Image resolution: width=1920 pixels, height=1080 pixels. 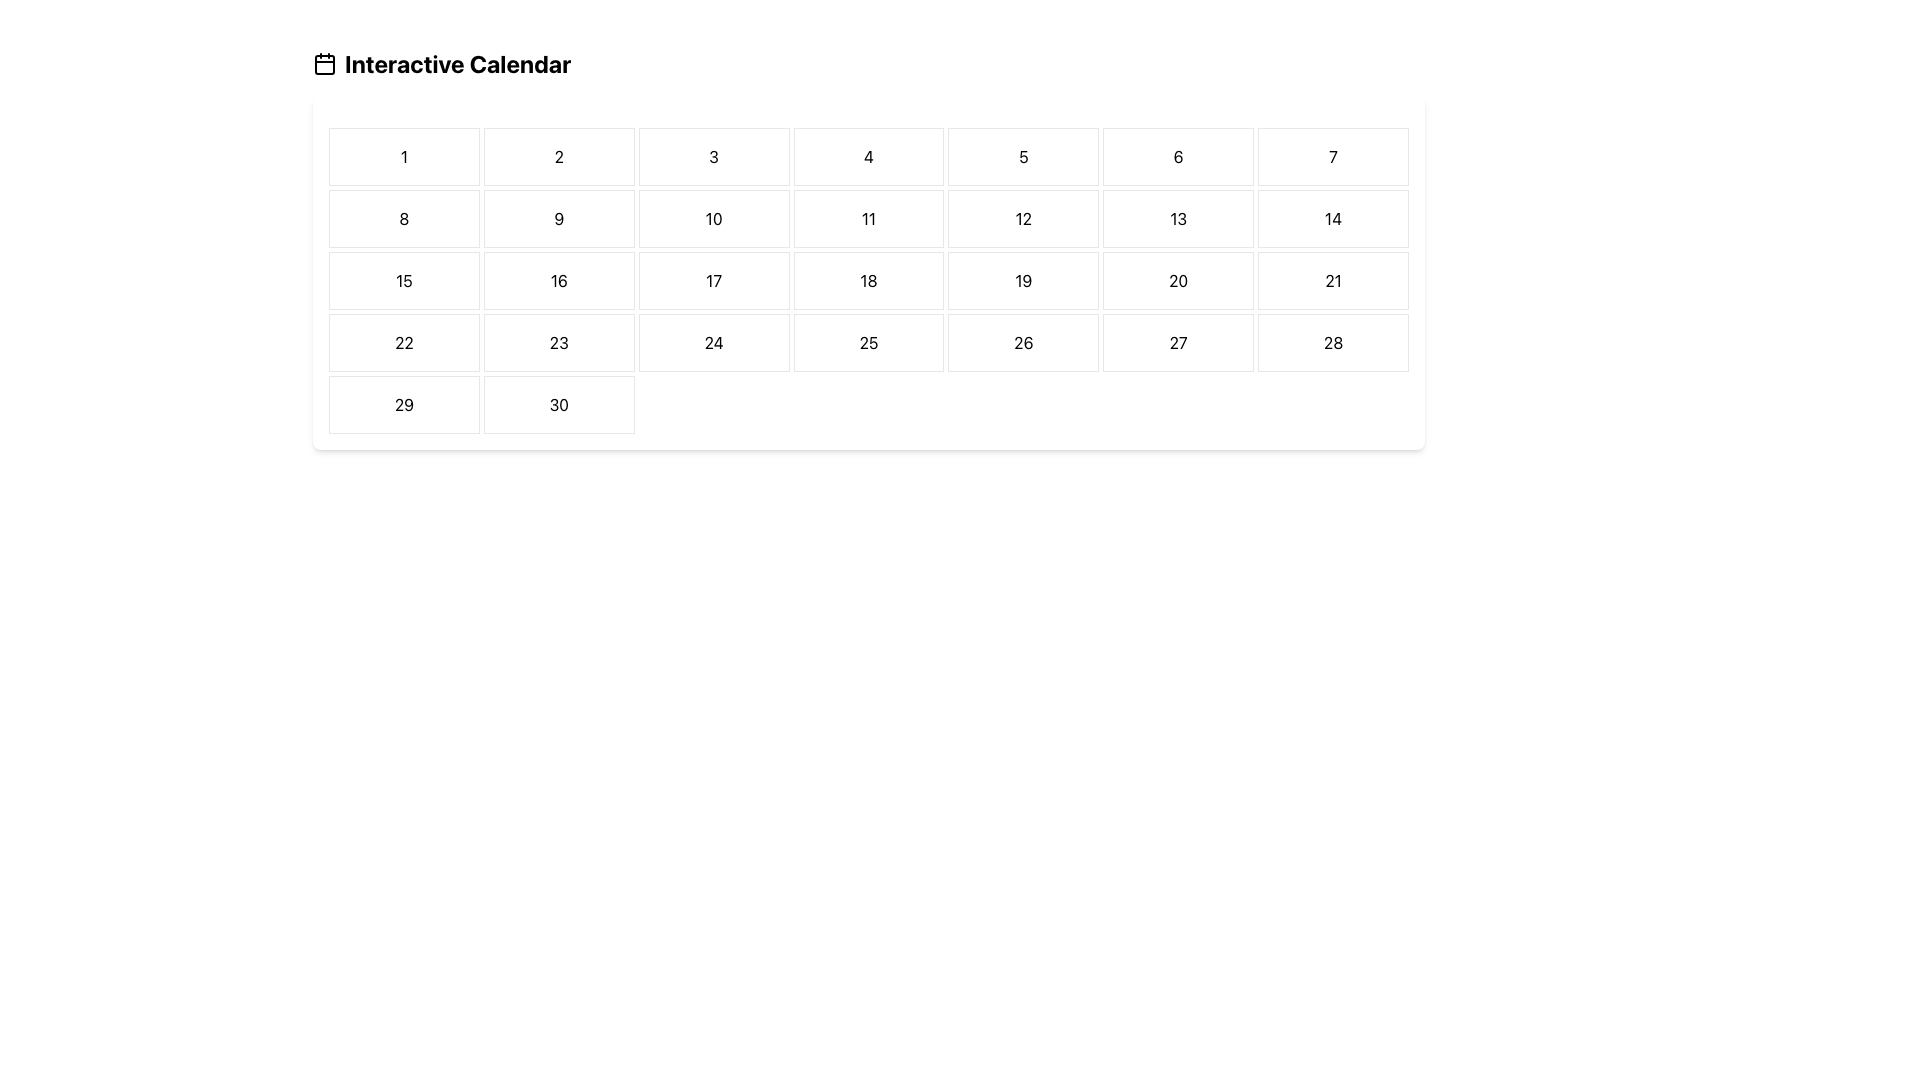 I want to click on the fifth grid cell in the first row of the calendar interface, so click(x=1023, y=156).